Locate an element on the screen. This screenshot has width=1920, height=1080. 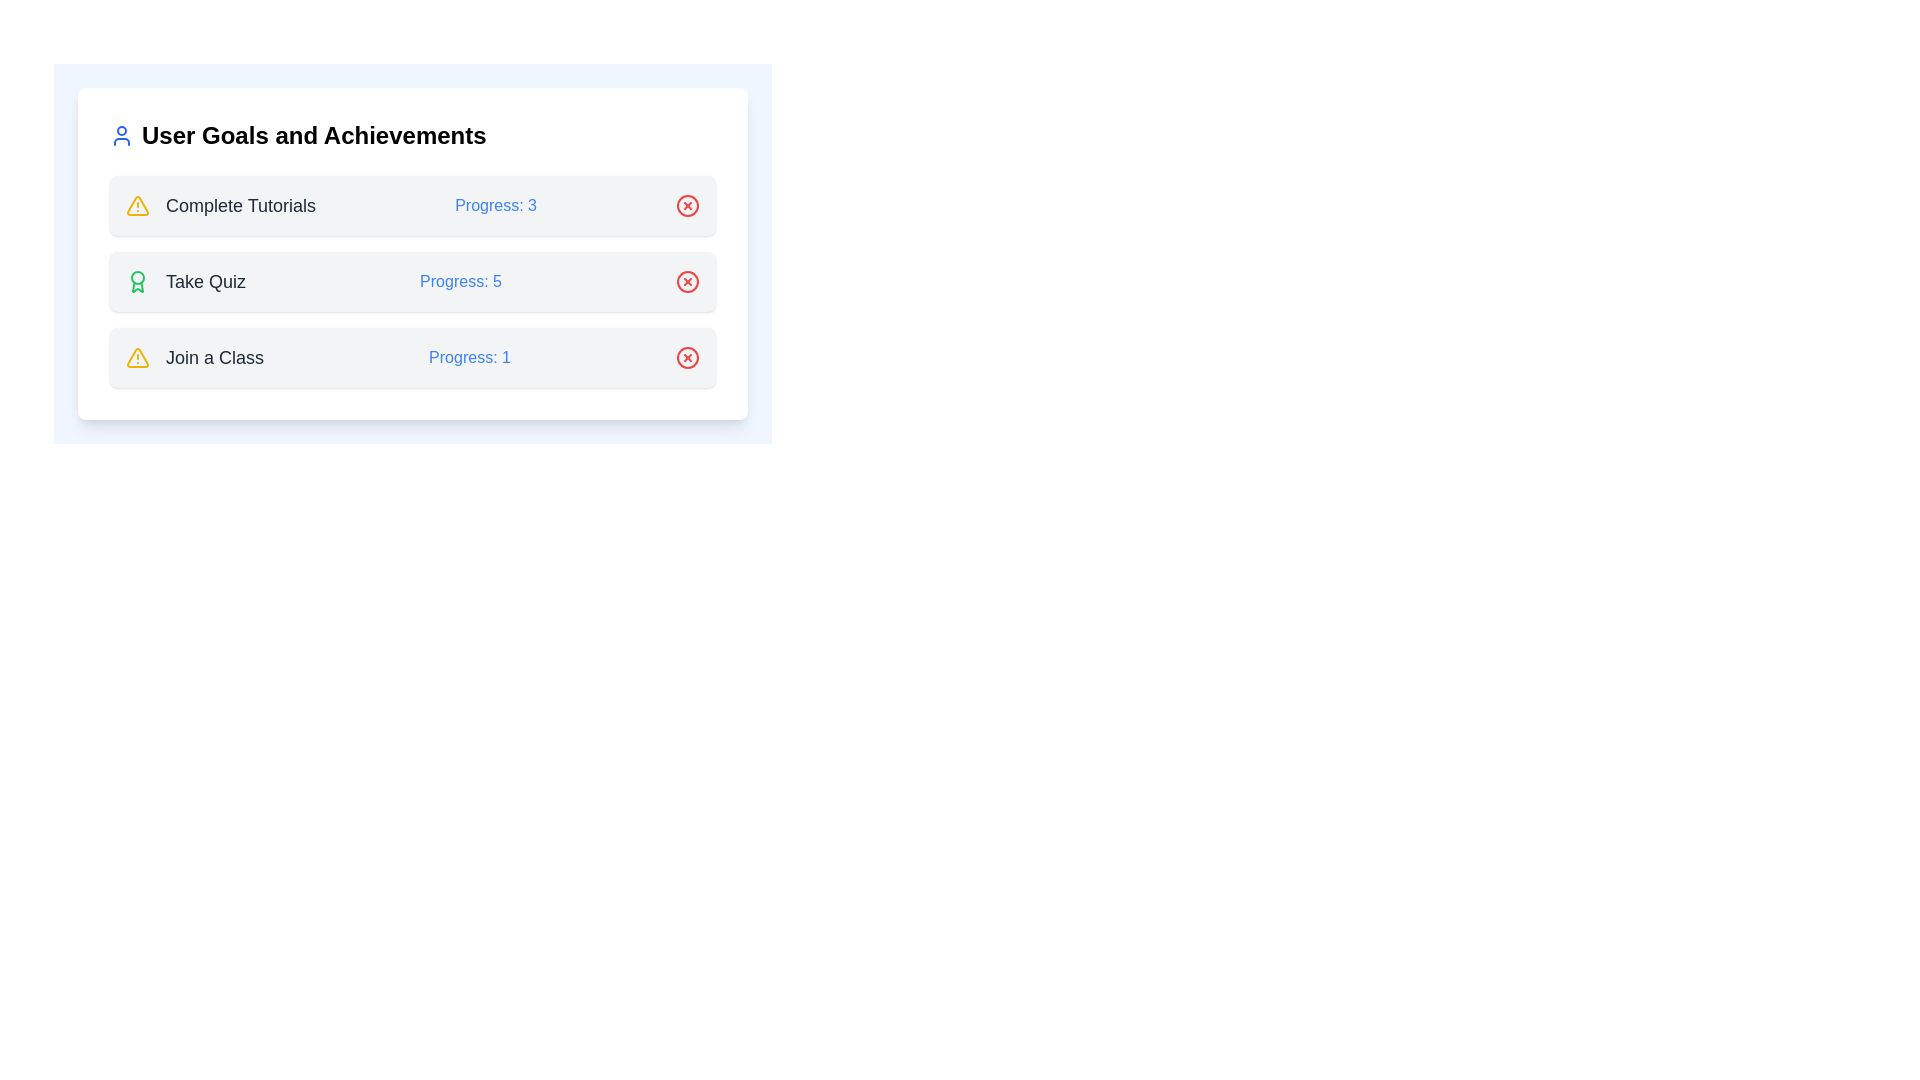
the delete button located in the second row next to the 'Take Quiz' text is located at coordinates (687, 281).